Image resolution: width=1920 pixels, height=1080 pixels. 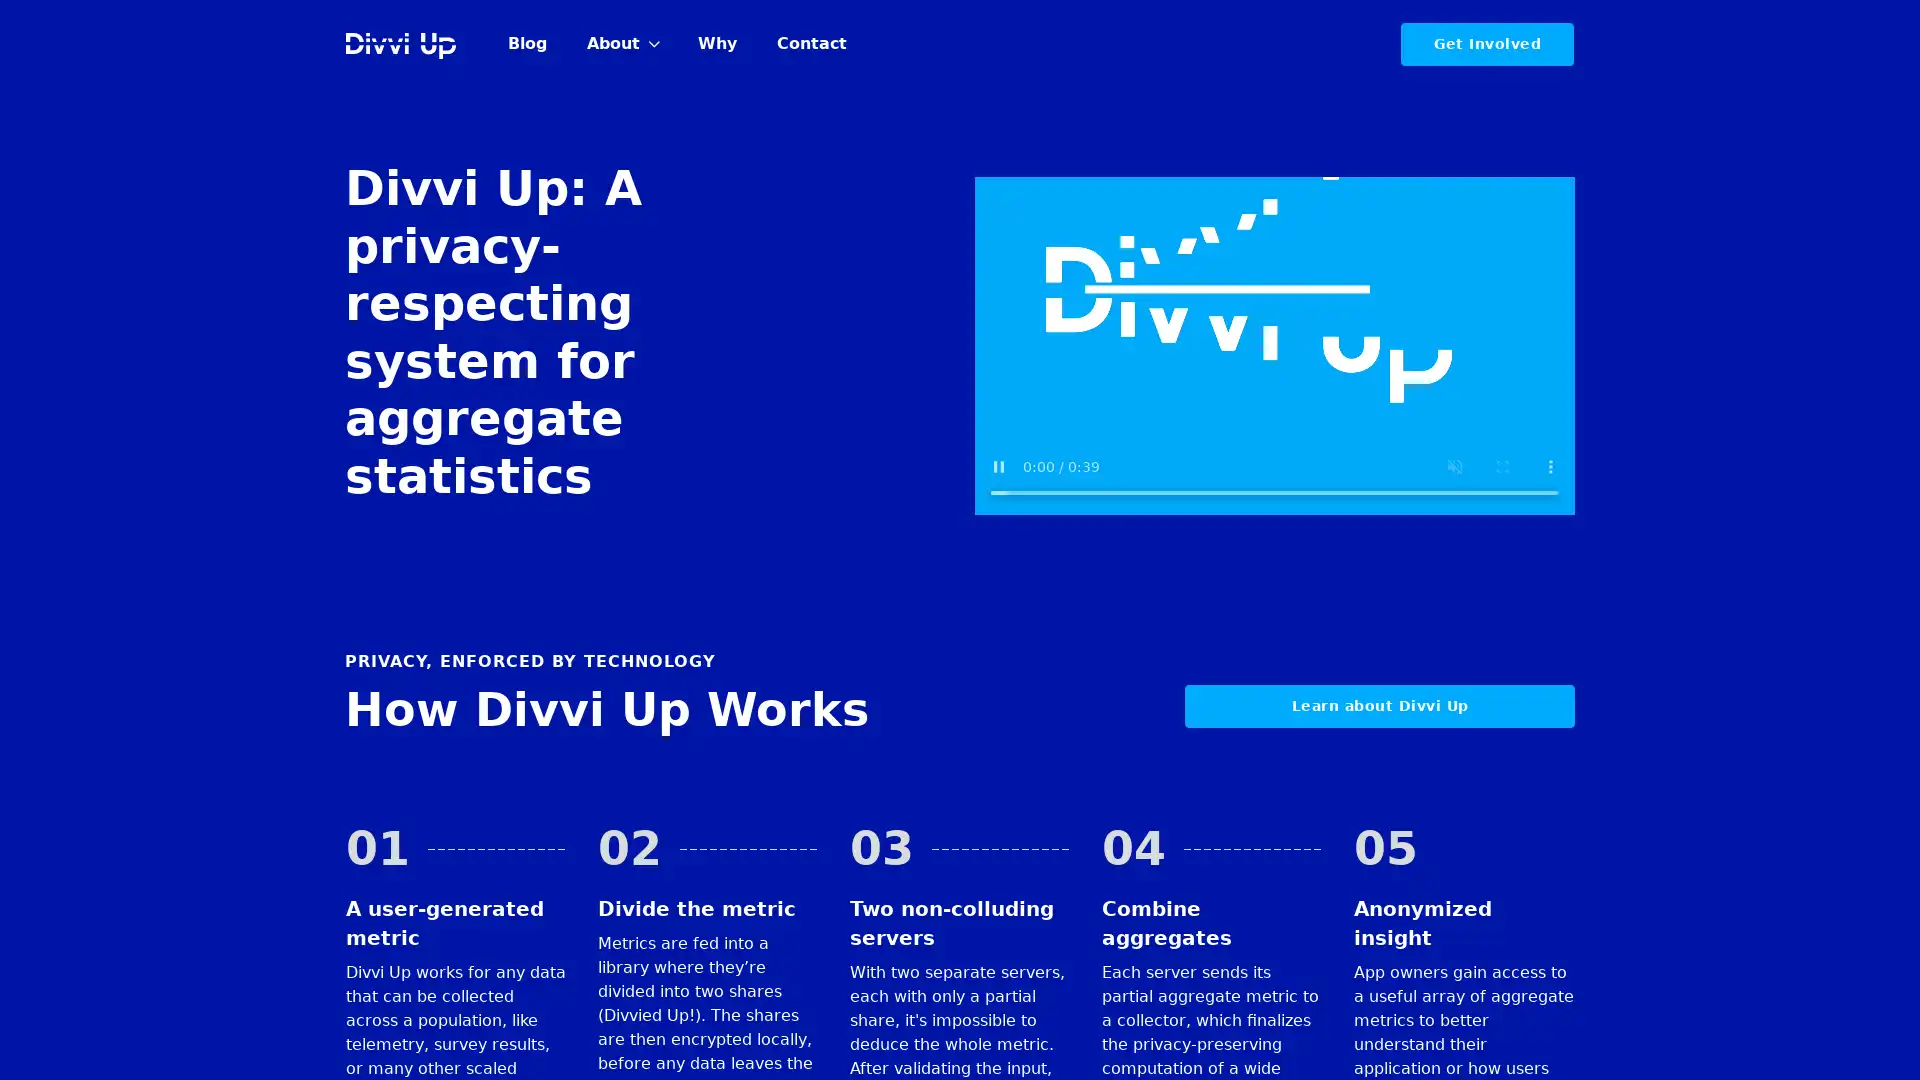 I want to click on pause, so click(x=998, y=466).